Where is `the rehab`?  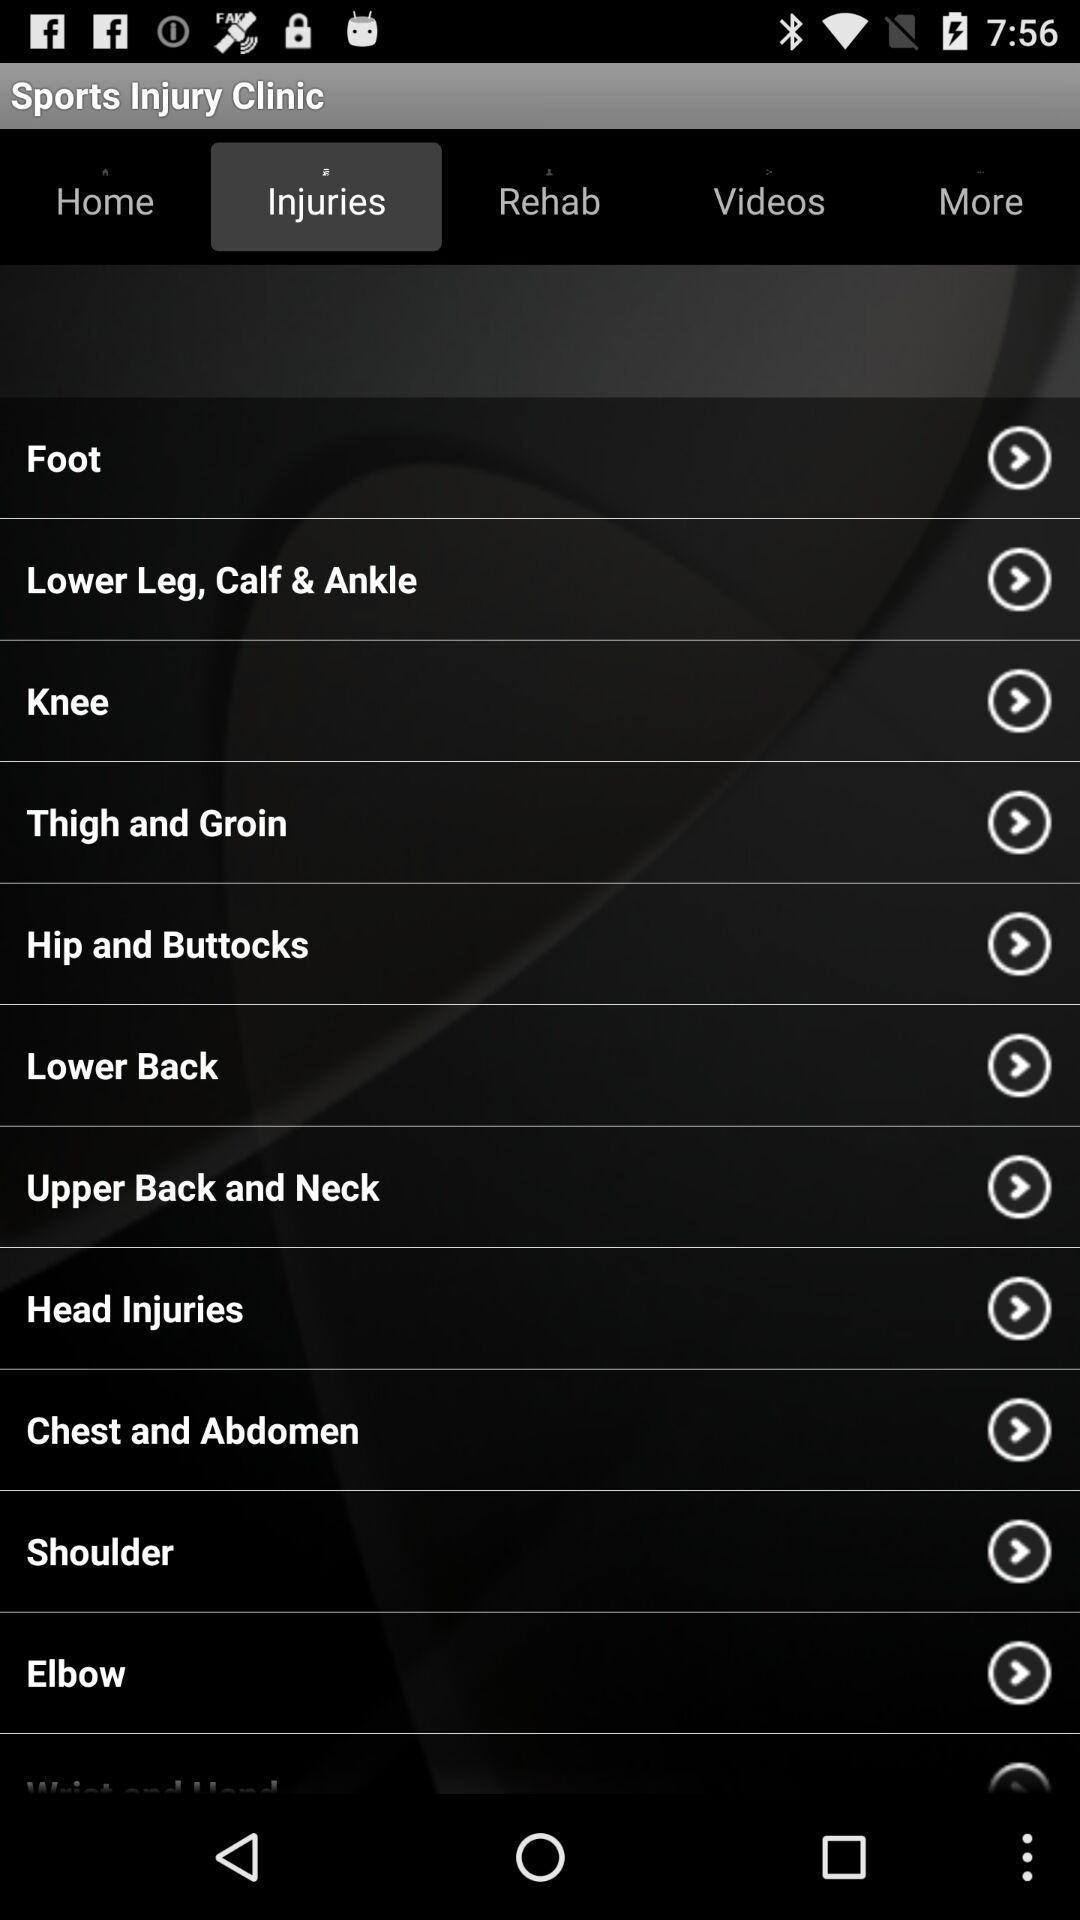
the rehab is located at coordinates (549, 196).